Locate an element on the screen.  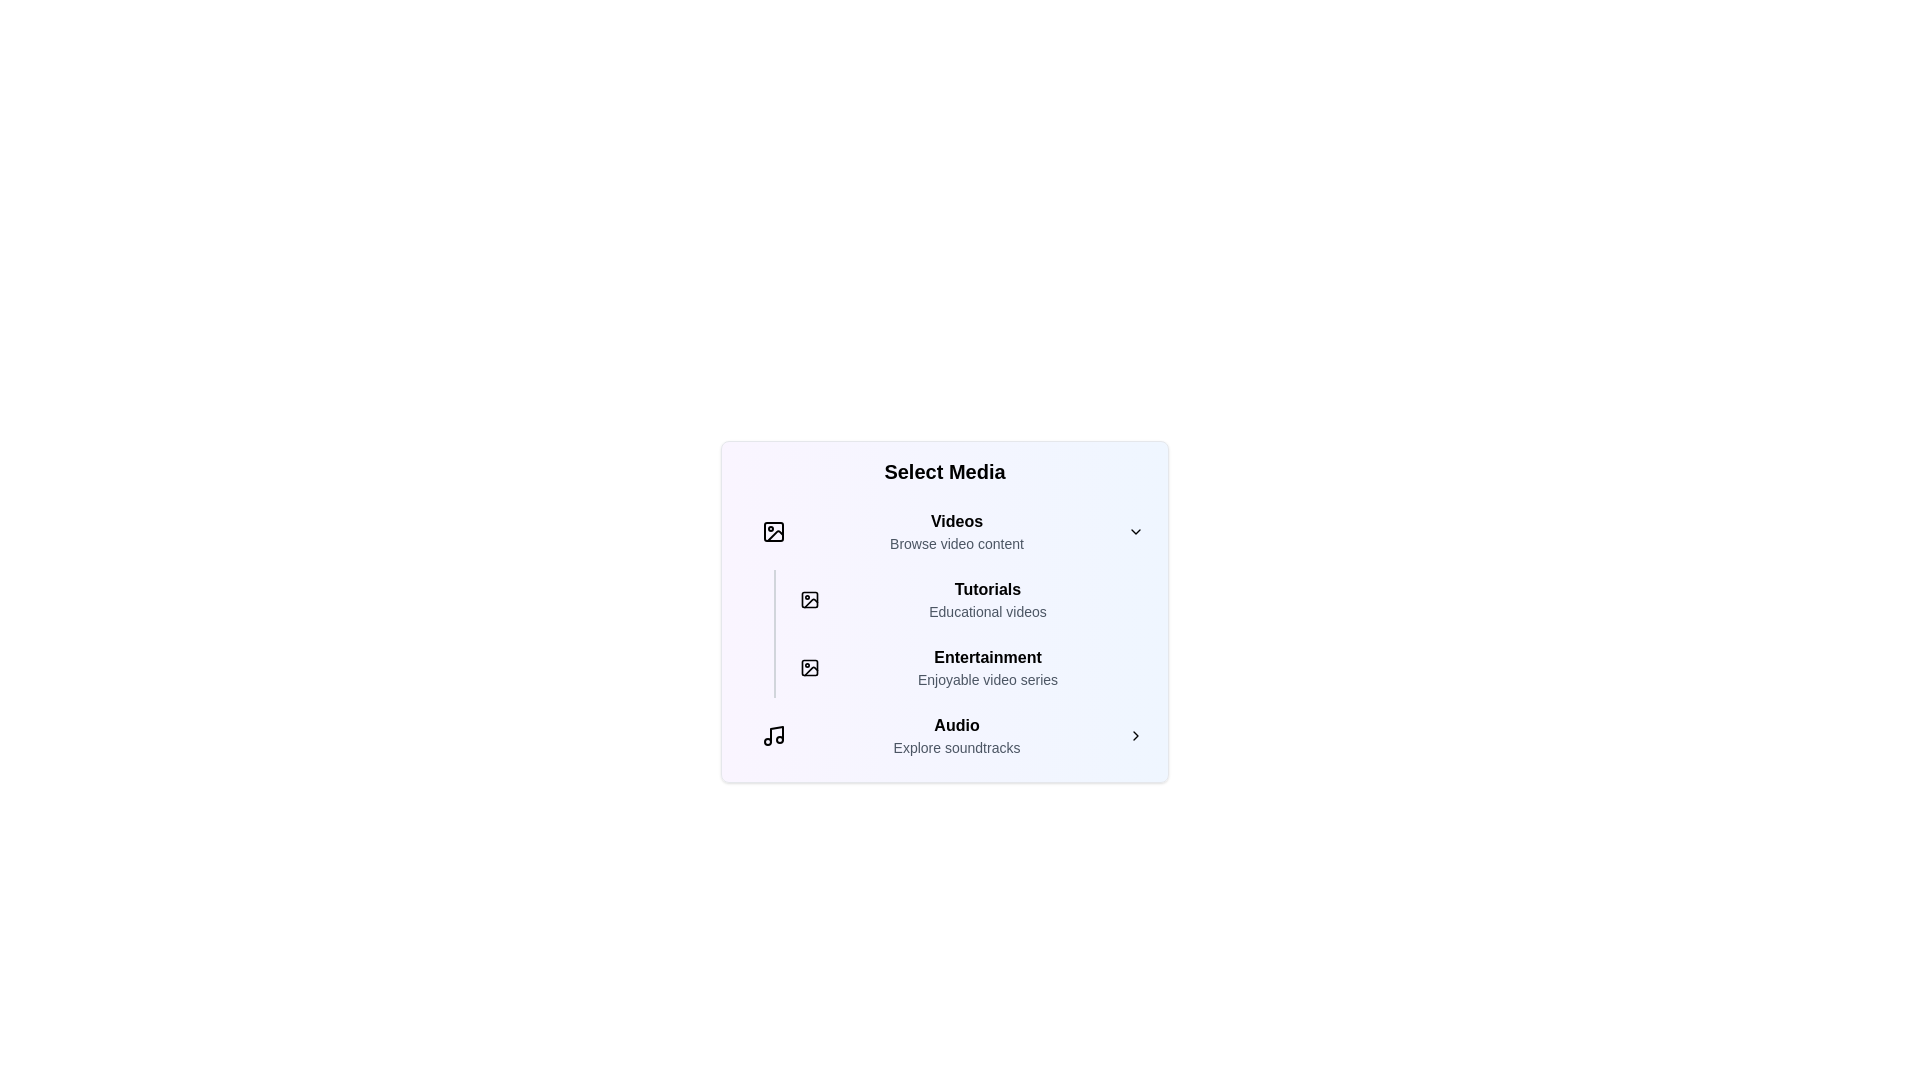
the text label reading 'Educational videos', which is styled with a smaller font size and gray color, located below the bold 'Tutorials' title in the Tutorials section is located at coordinates (988, 611).